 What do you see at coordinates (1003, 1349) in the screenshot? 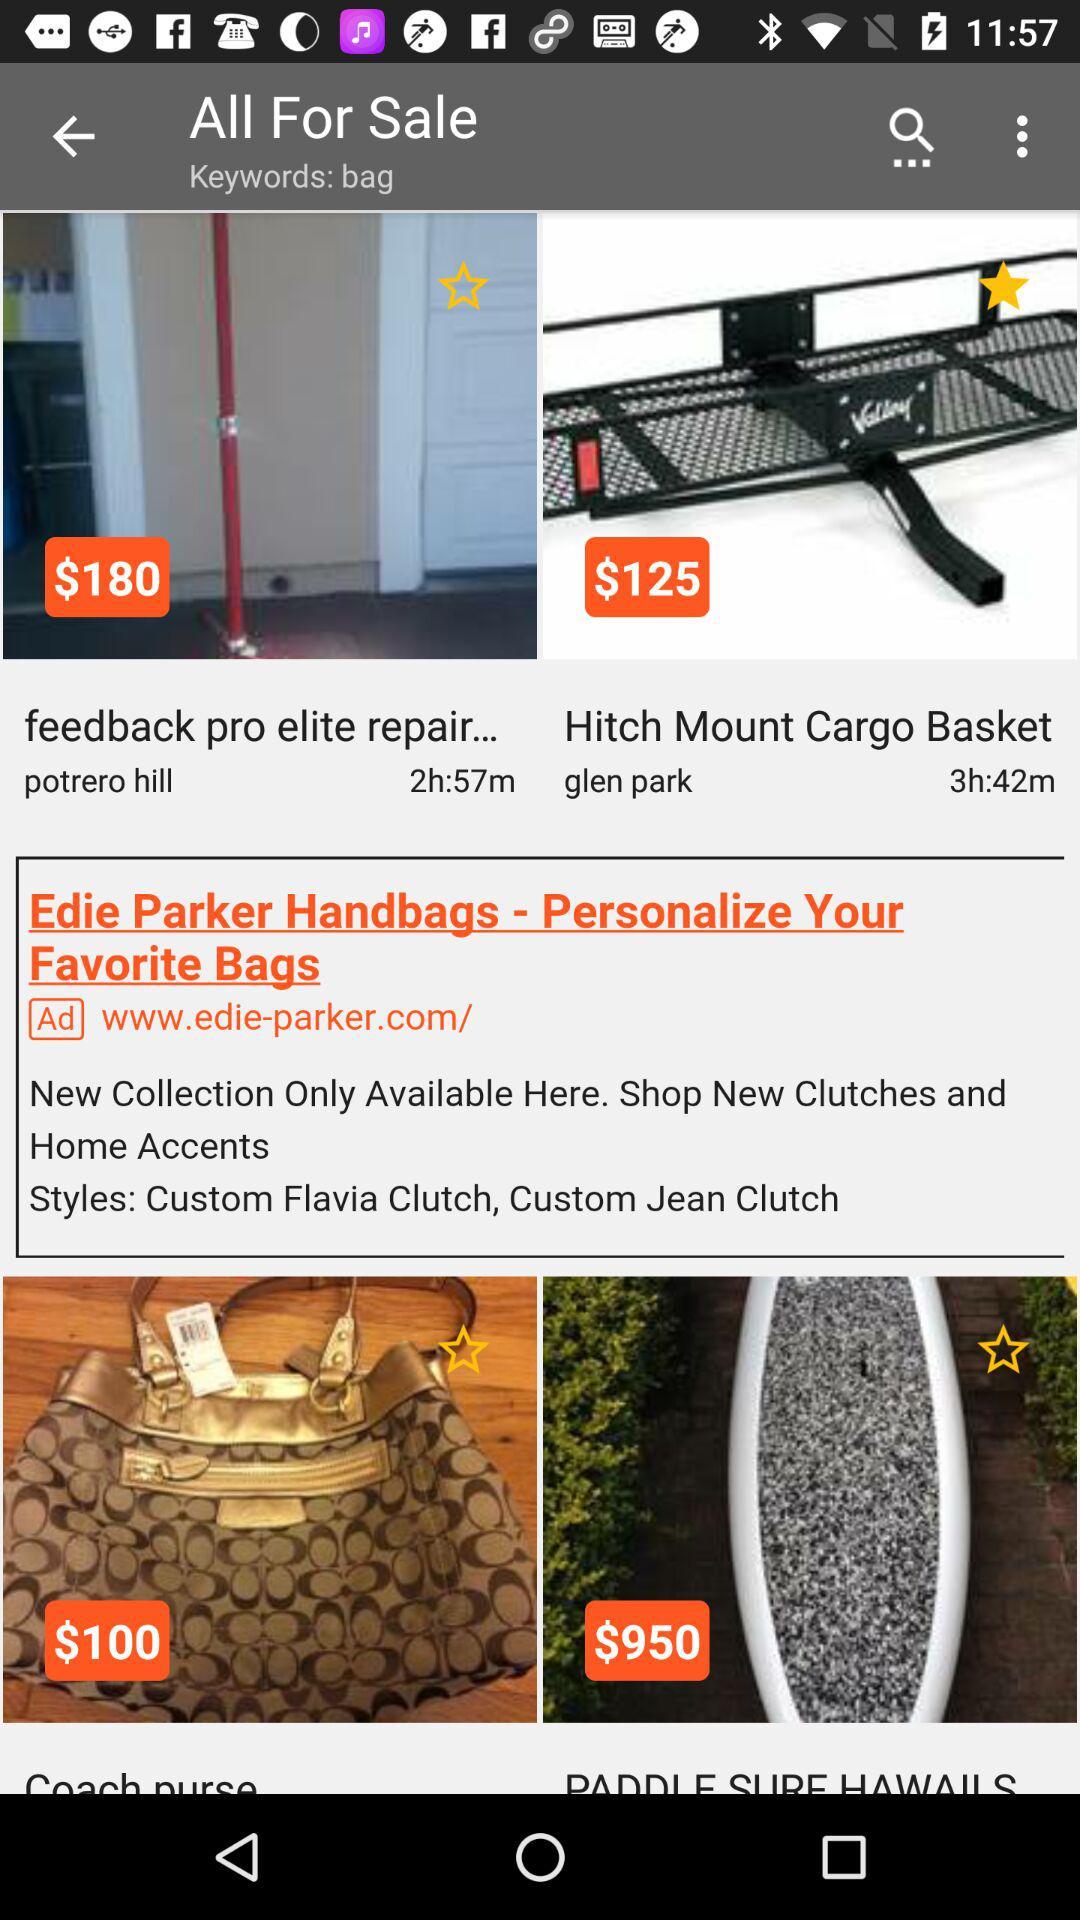
I see `to favorite` at bounding box center [1003, 1349].